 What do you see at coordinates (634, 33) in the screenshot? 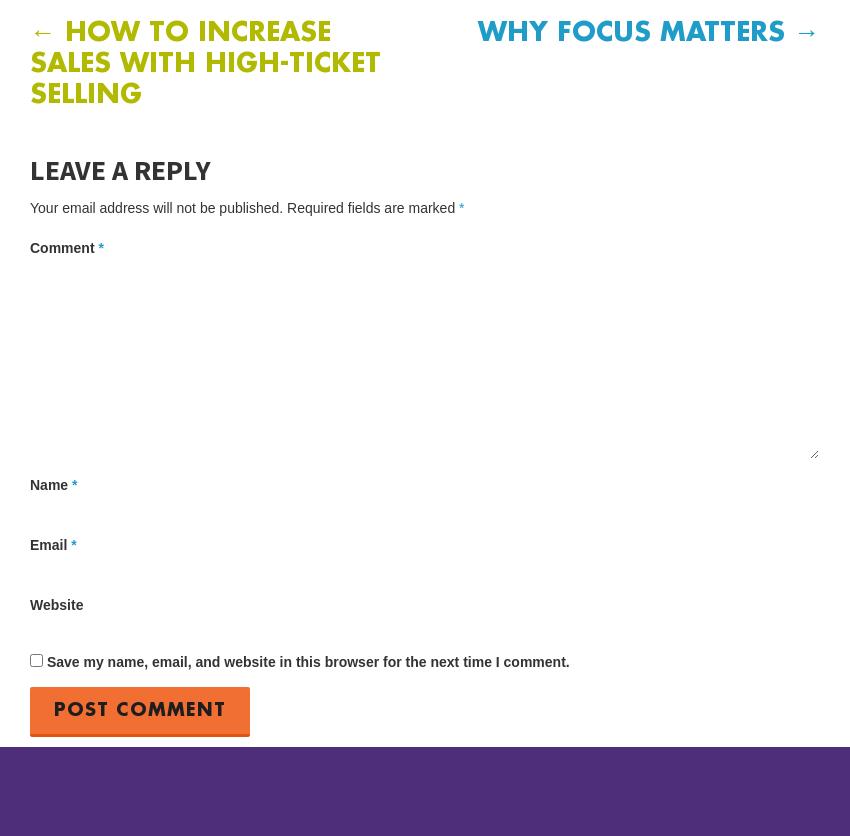
I see `'Why Focus Matters'` at bounding box center [634, 33].